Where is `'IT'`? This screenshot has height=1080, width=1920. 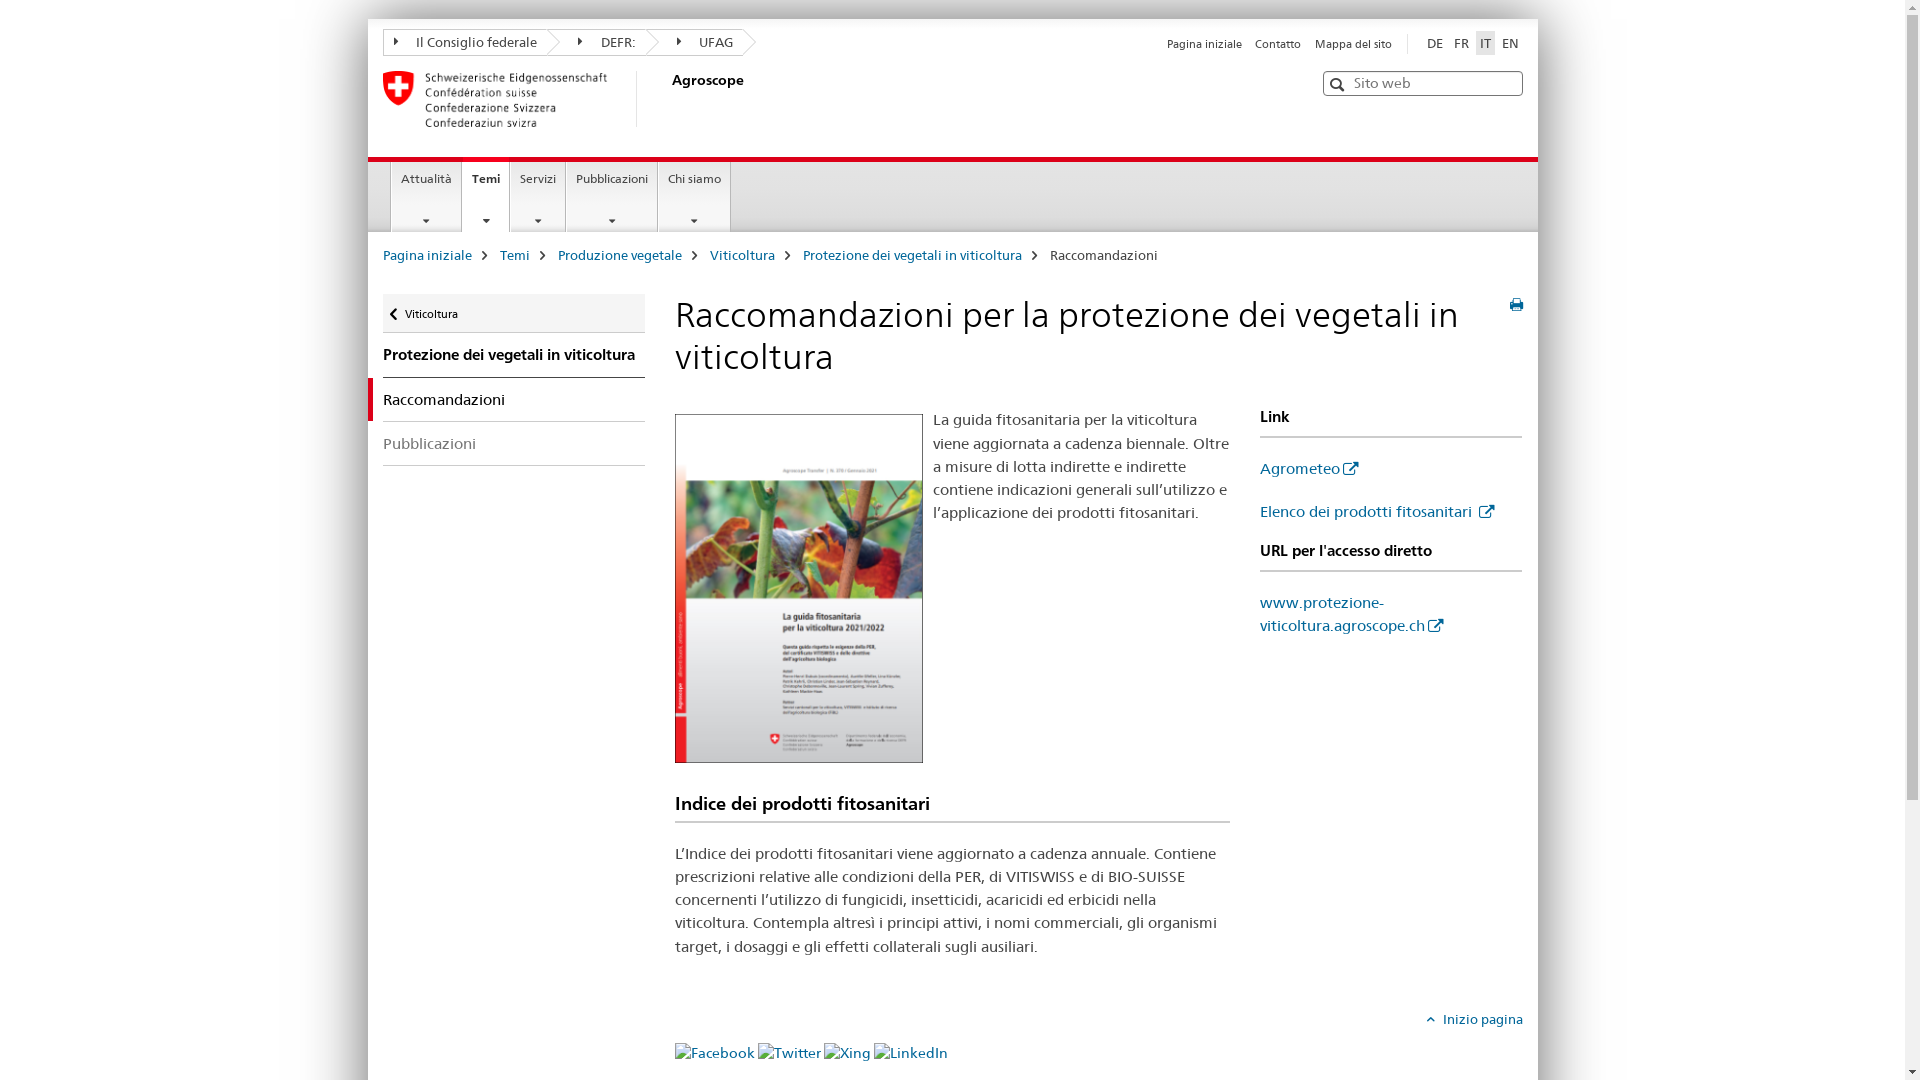 'IT' is located at coordinates (1476, 42).